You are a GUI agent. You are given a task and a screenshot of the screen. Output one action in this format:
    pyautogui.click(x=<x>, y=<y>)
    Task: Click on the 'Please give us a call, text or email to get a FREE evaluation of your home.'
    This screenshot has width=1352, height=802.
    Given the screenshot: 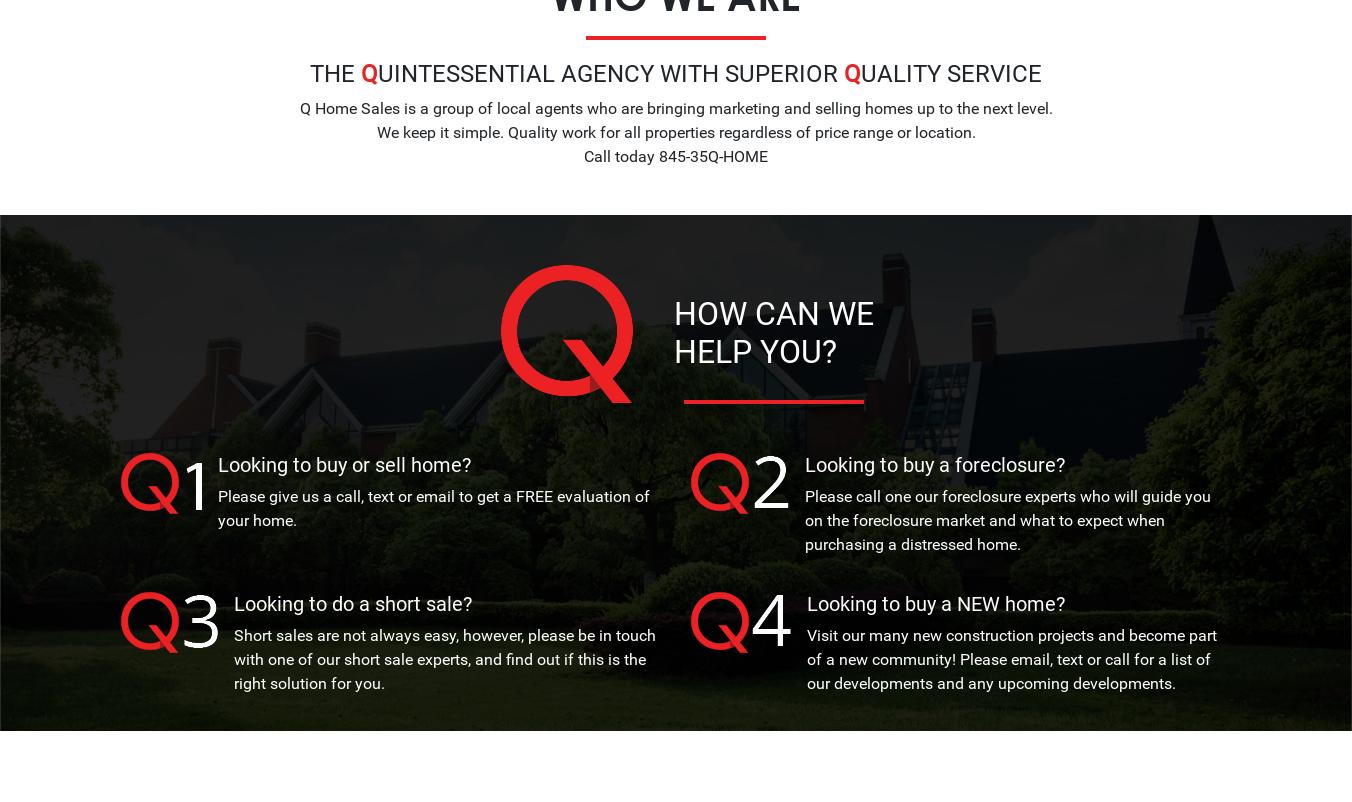 What is the action you would take?
    pyautogui.click(x=433, y=507)
    